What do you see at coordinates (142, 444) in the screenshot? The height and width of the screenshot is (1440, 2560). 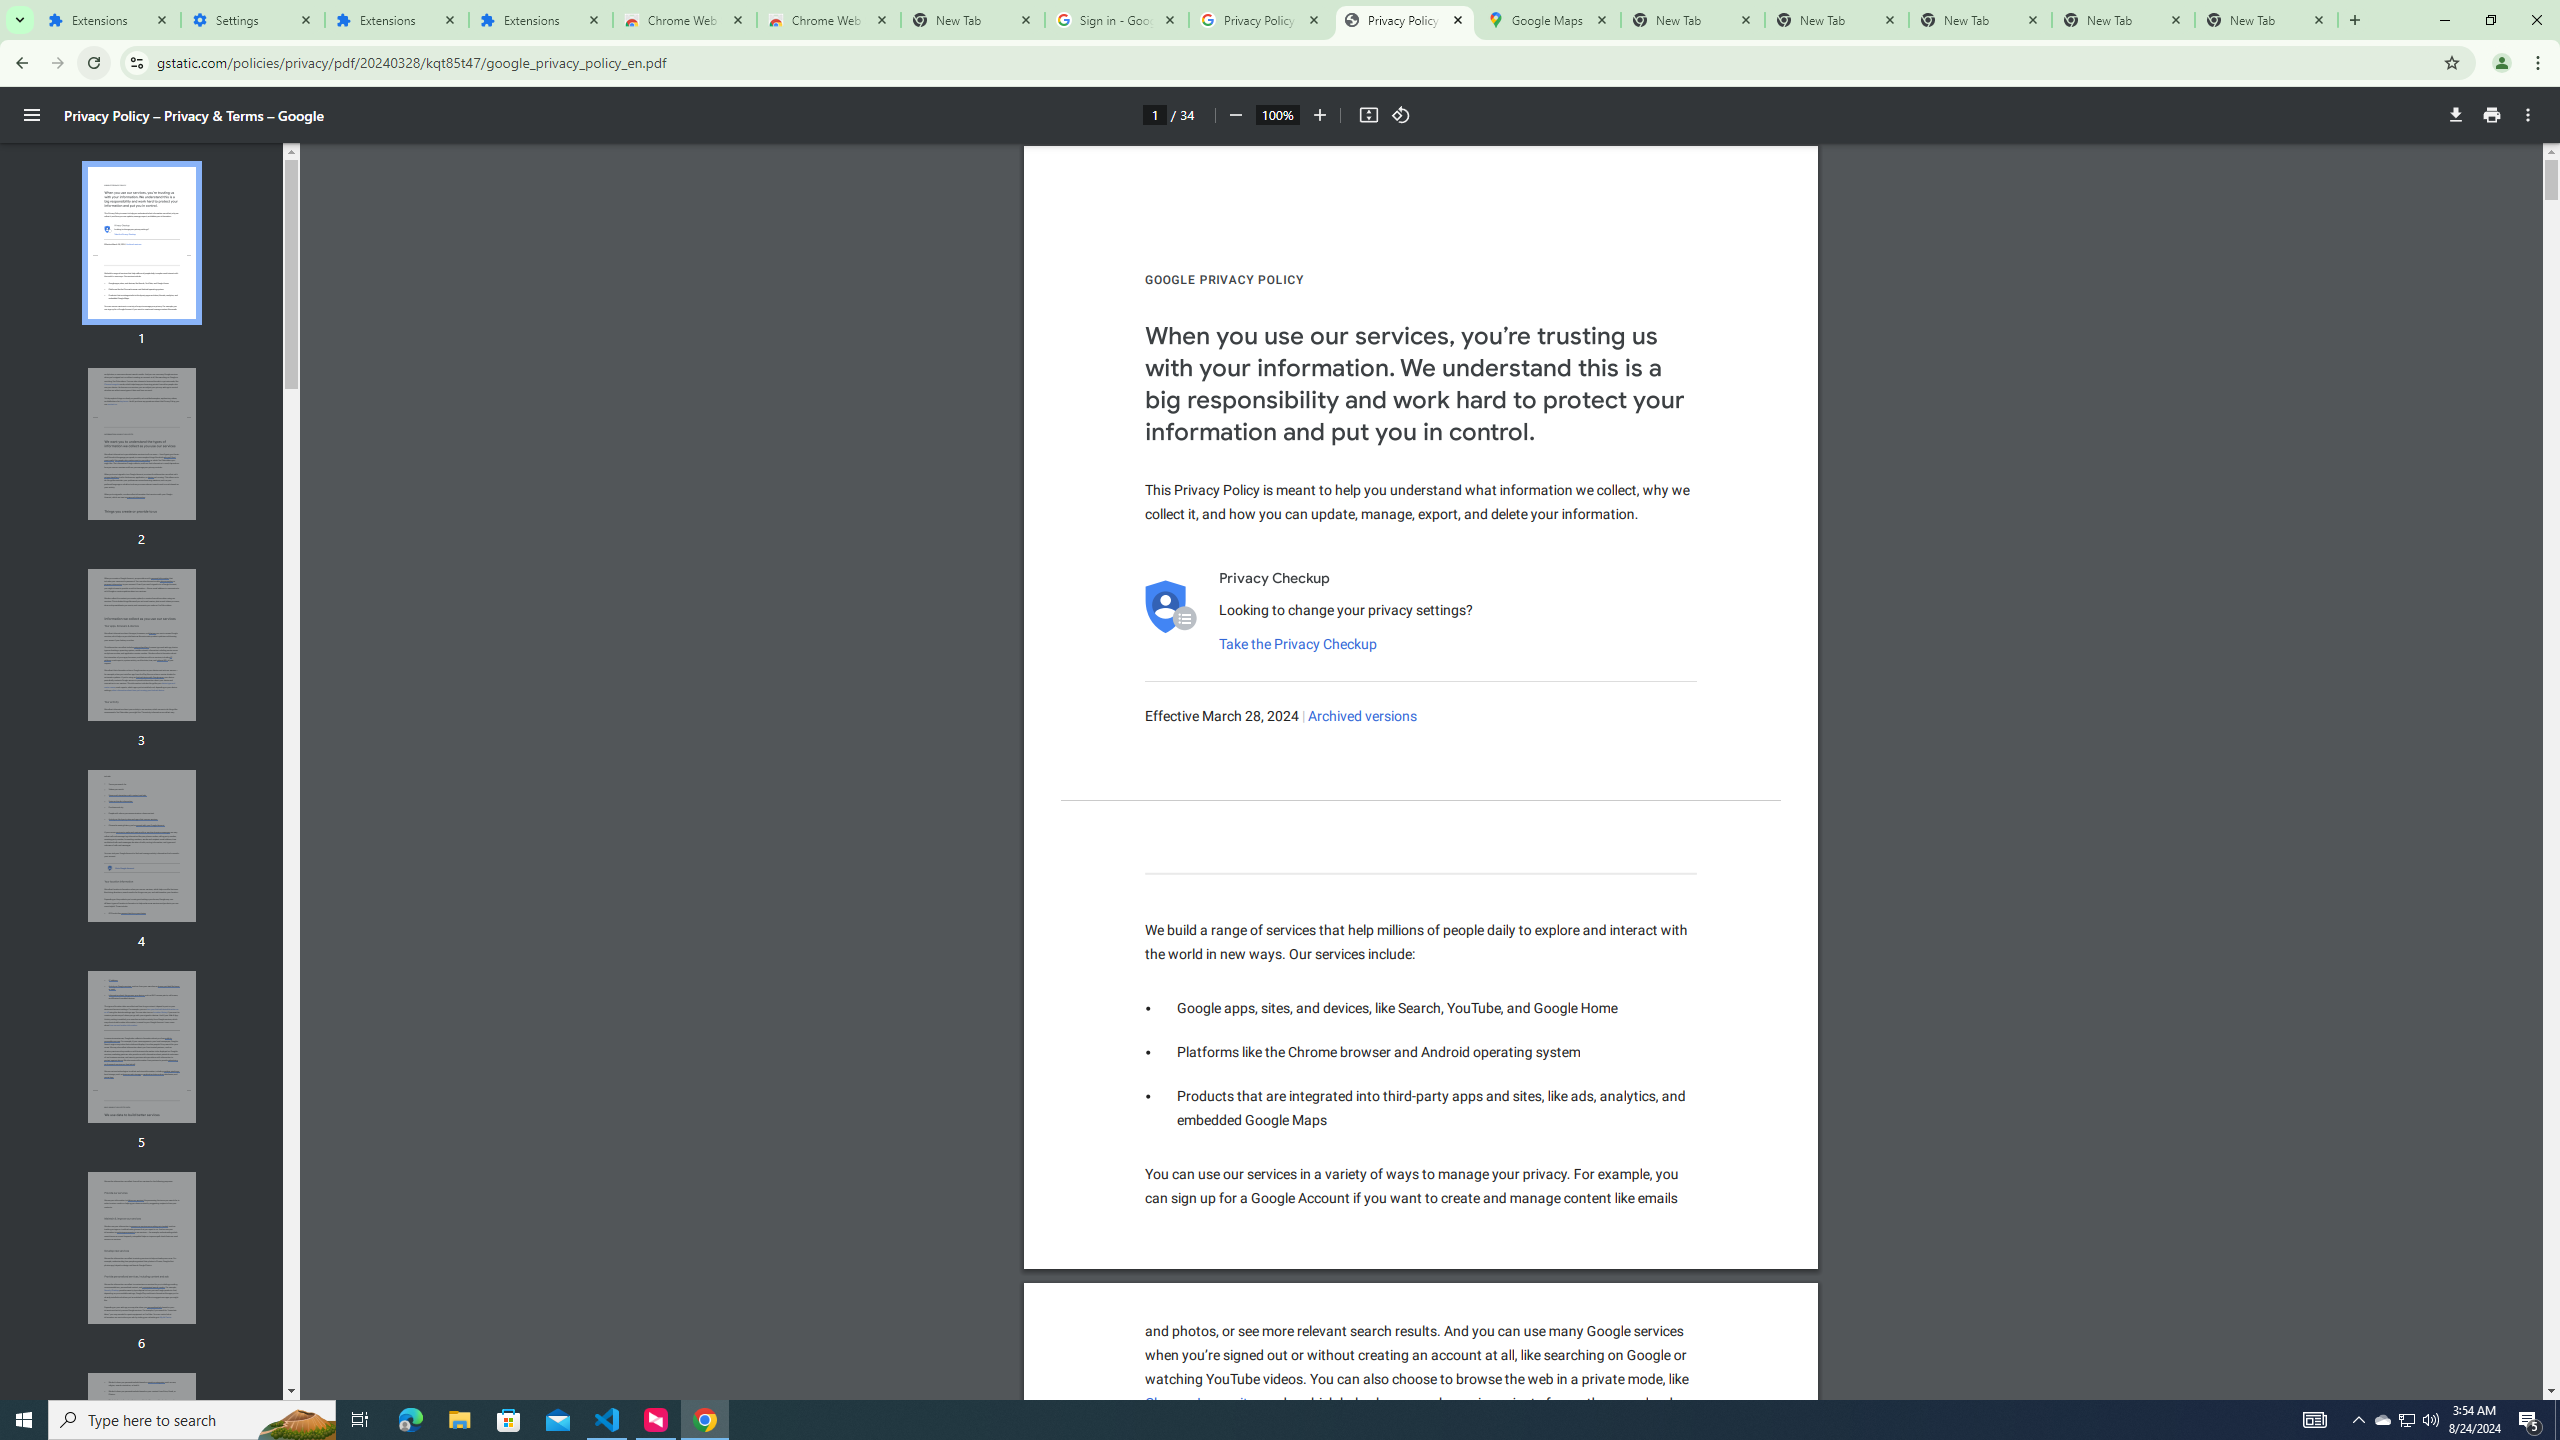 I see `'Thumbnail for page 2'` at bounding box center [142, 444].